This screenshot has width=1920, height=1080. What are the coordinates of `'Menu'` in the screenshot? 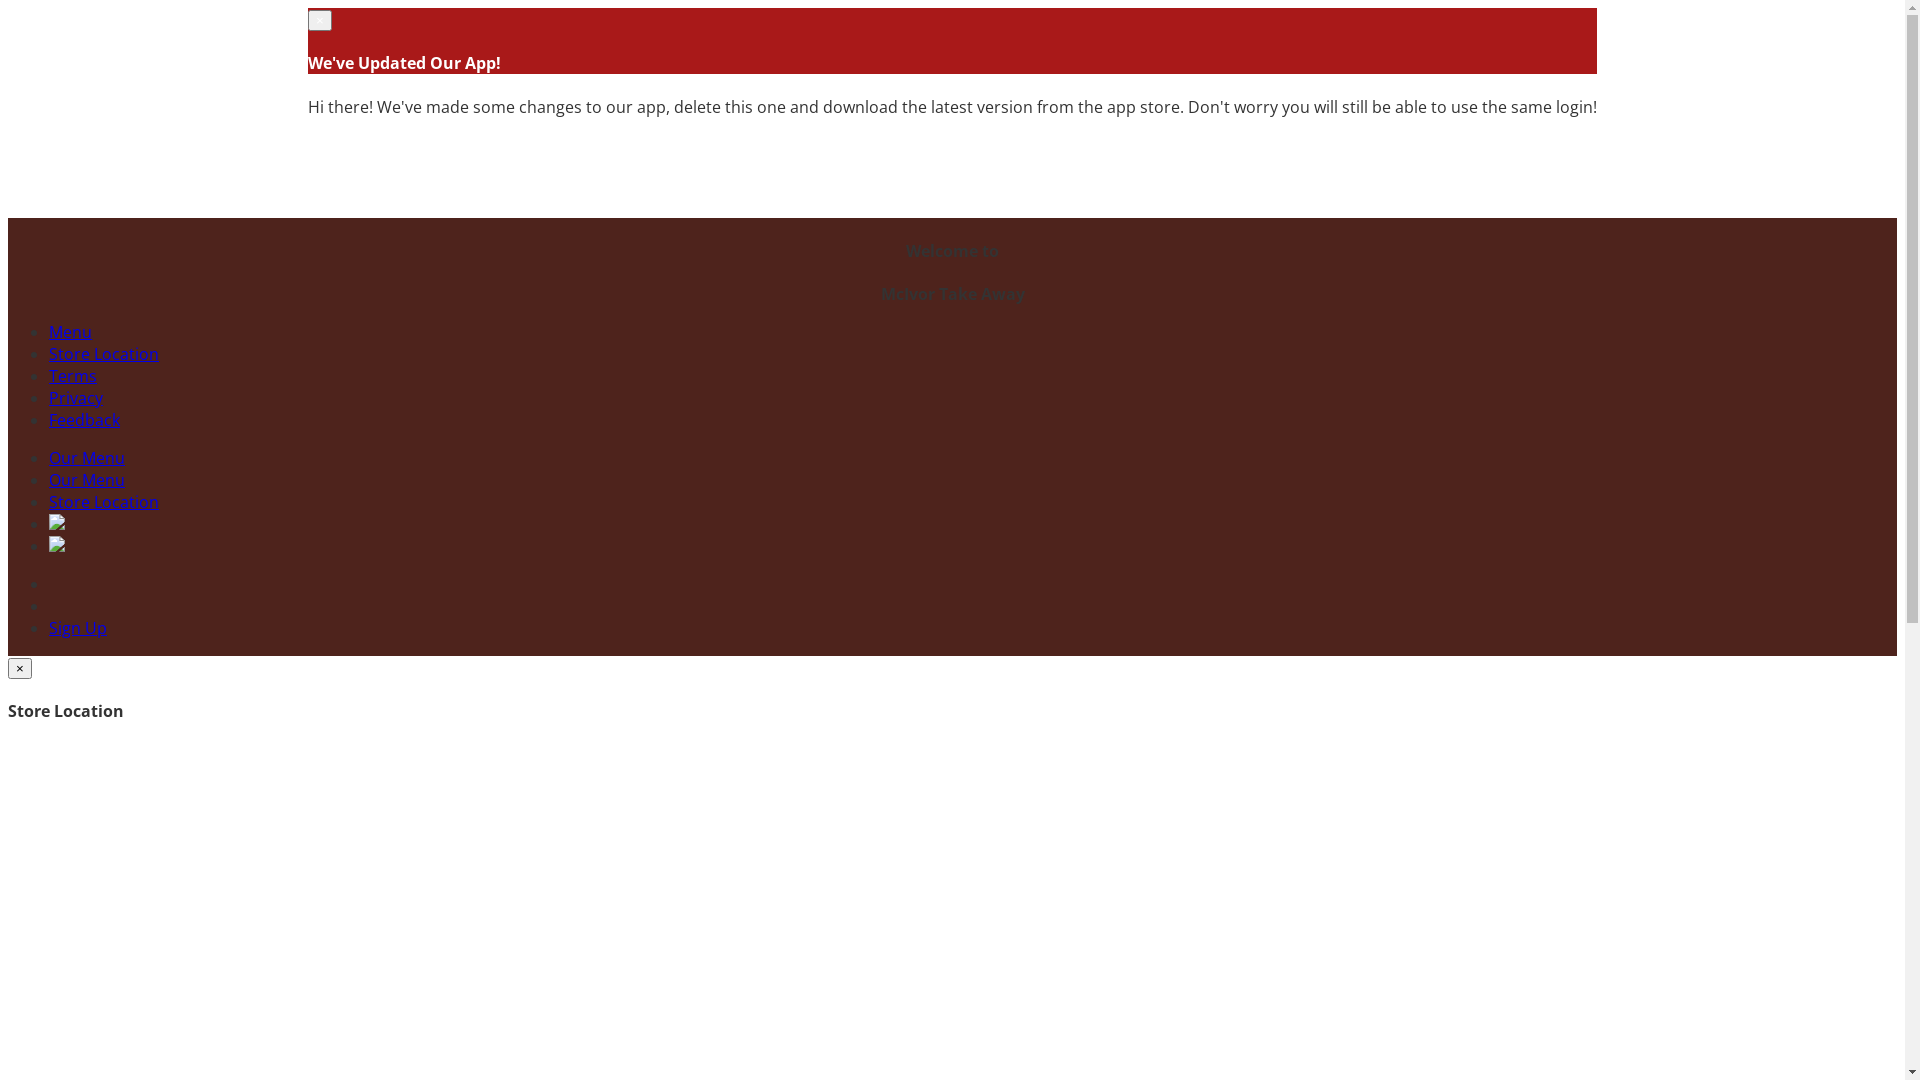 It's located at (48, 330).